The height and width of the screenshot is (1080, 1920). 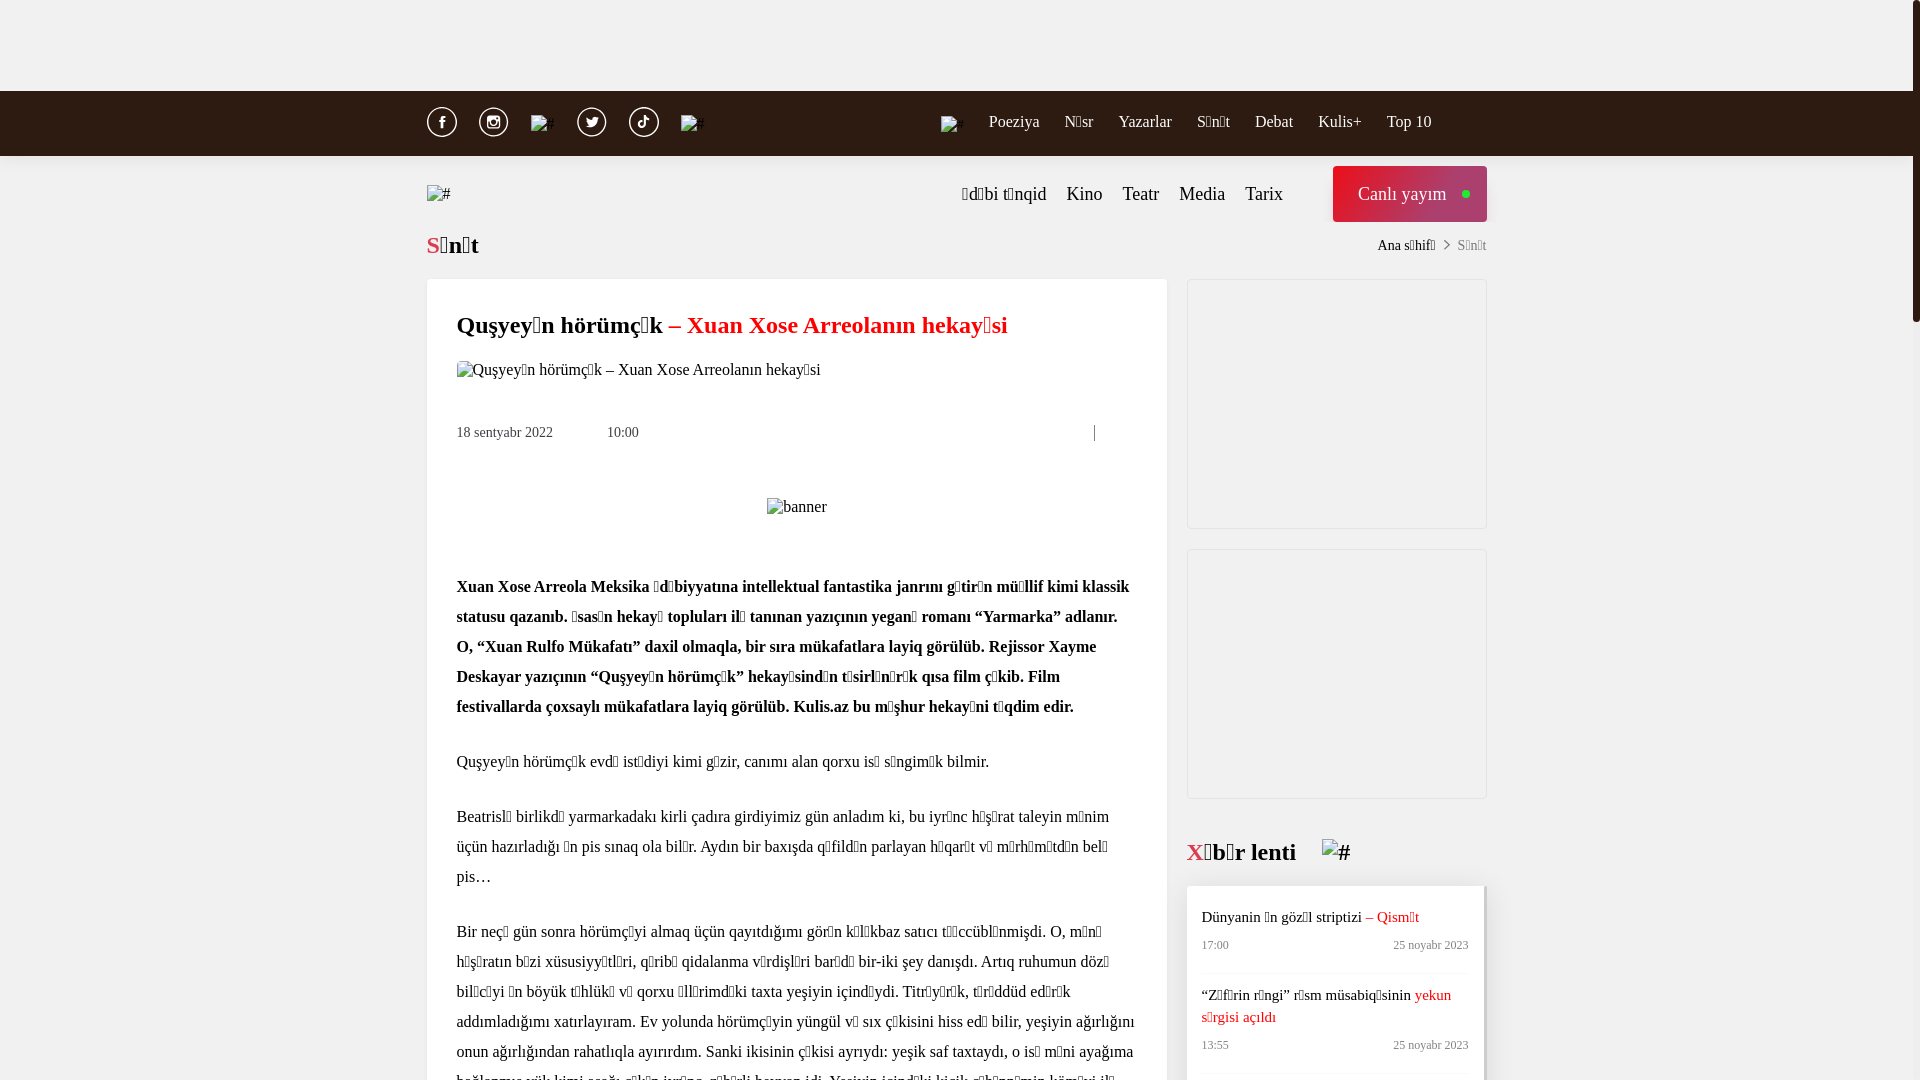 I want to click on 'Kulis+', so click(x=1339, y=120).